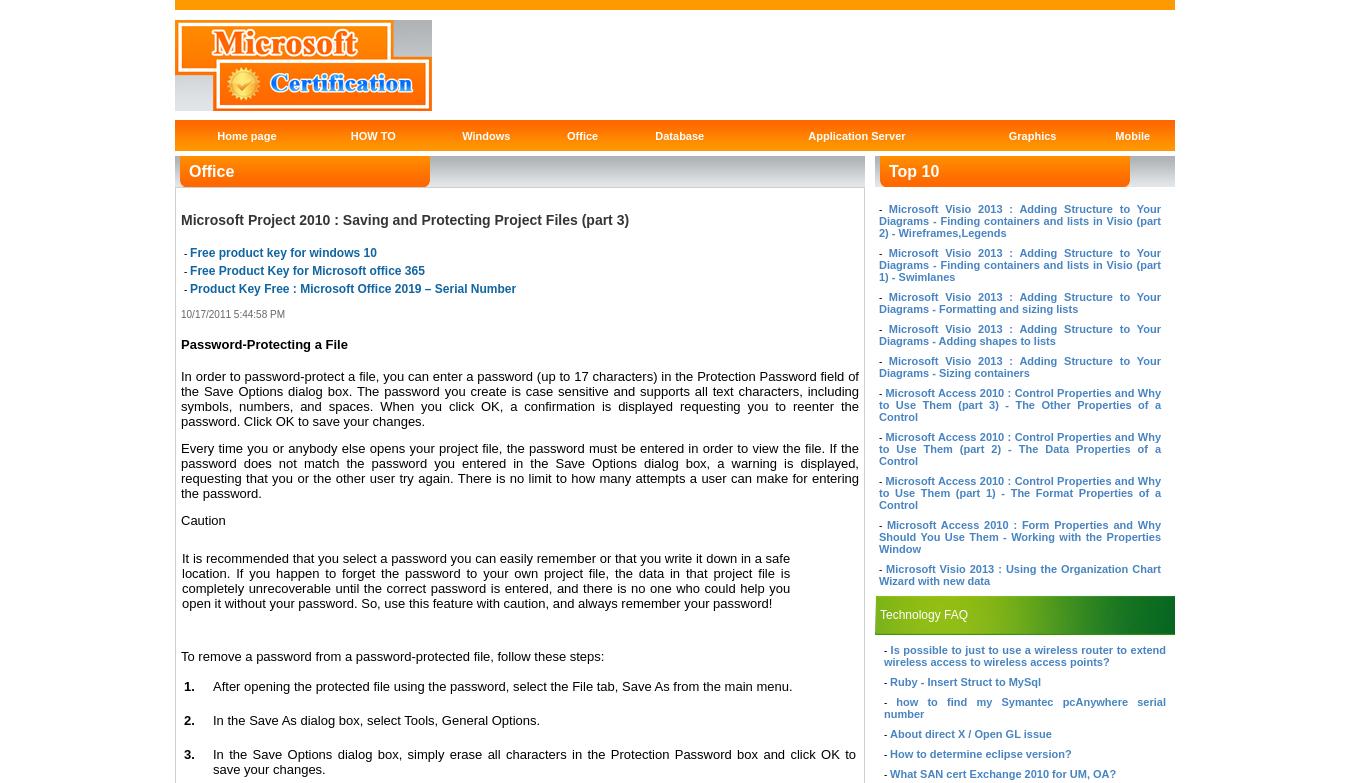 The width and height of the screenshot is (1350, 783). Describe the element at coordinates (372, 134) in the screenshot. I see `'HOW TO'` at that location.